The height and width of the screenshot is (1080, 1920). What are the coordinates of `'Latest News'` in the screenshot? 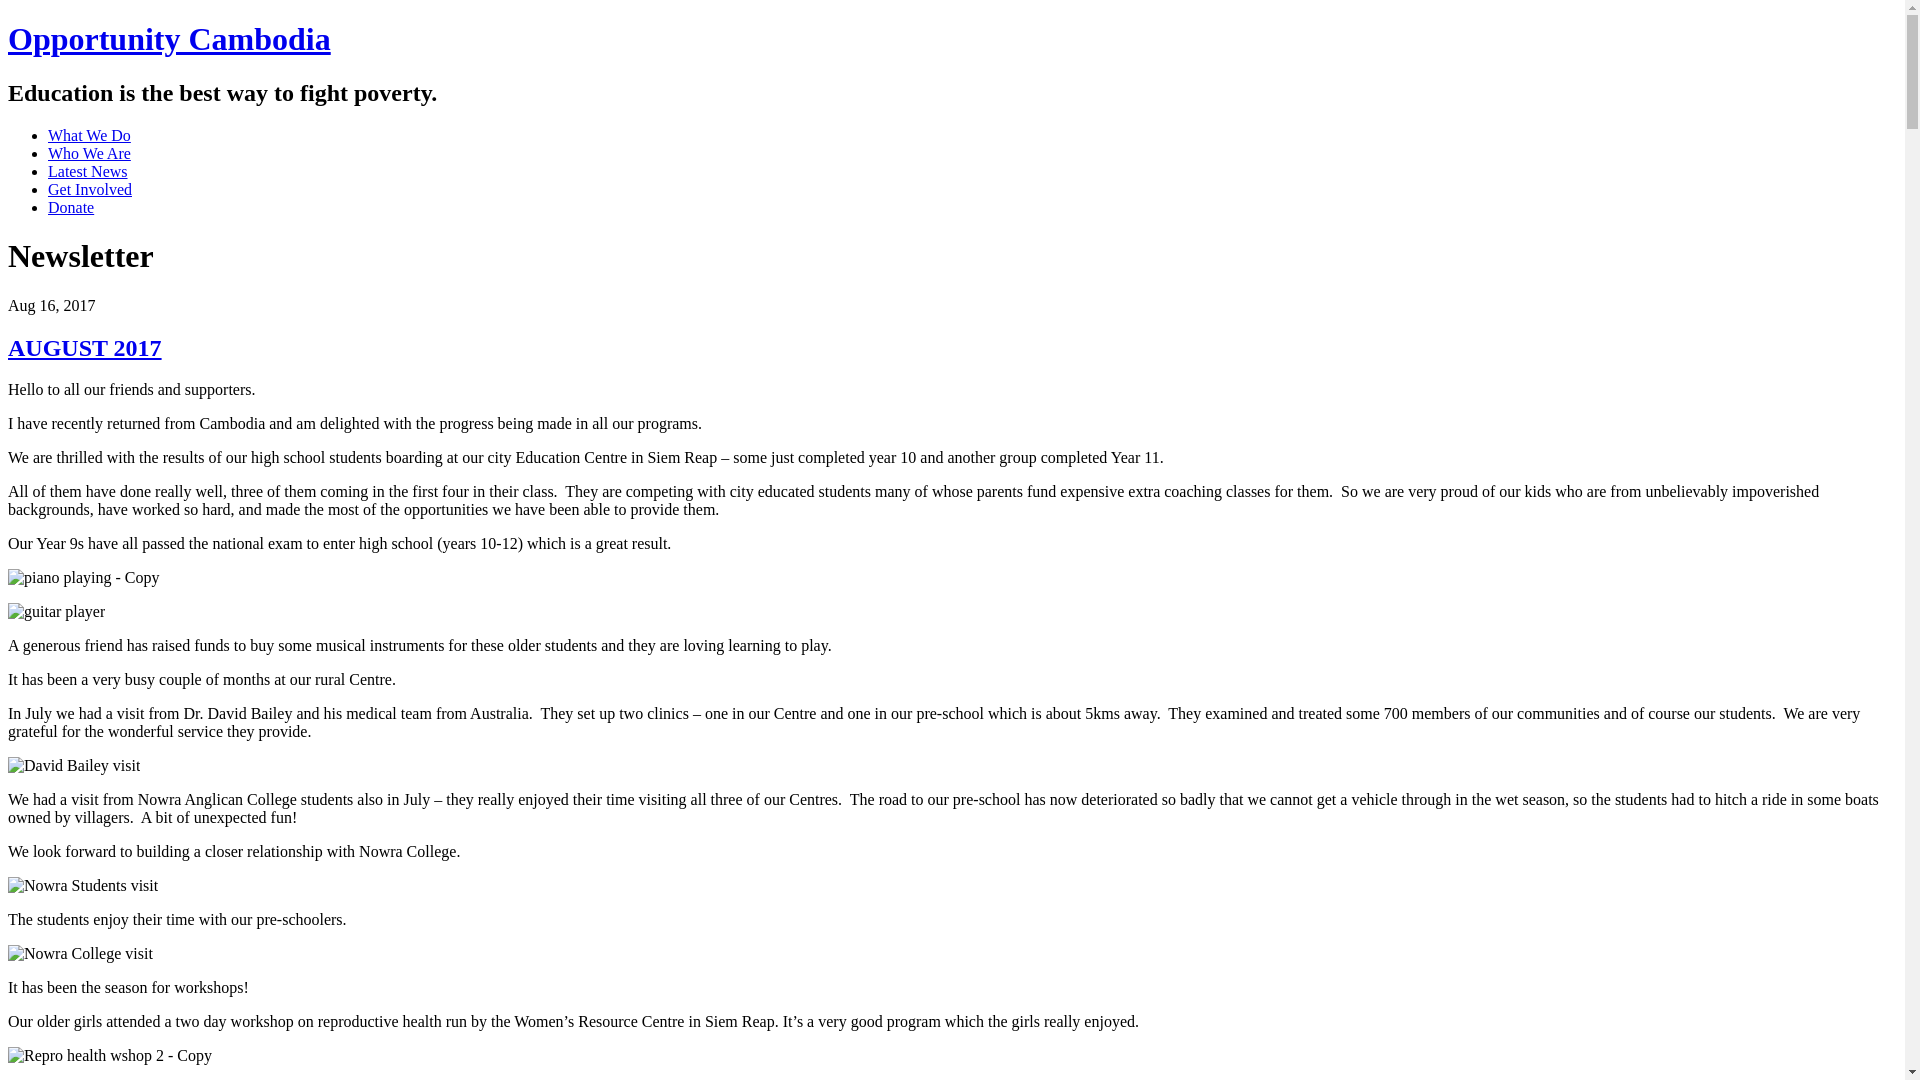 It's located at (48, 170).